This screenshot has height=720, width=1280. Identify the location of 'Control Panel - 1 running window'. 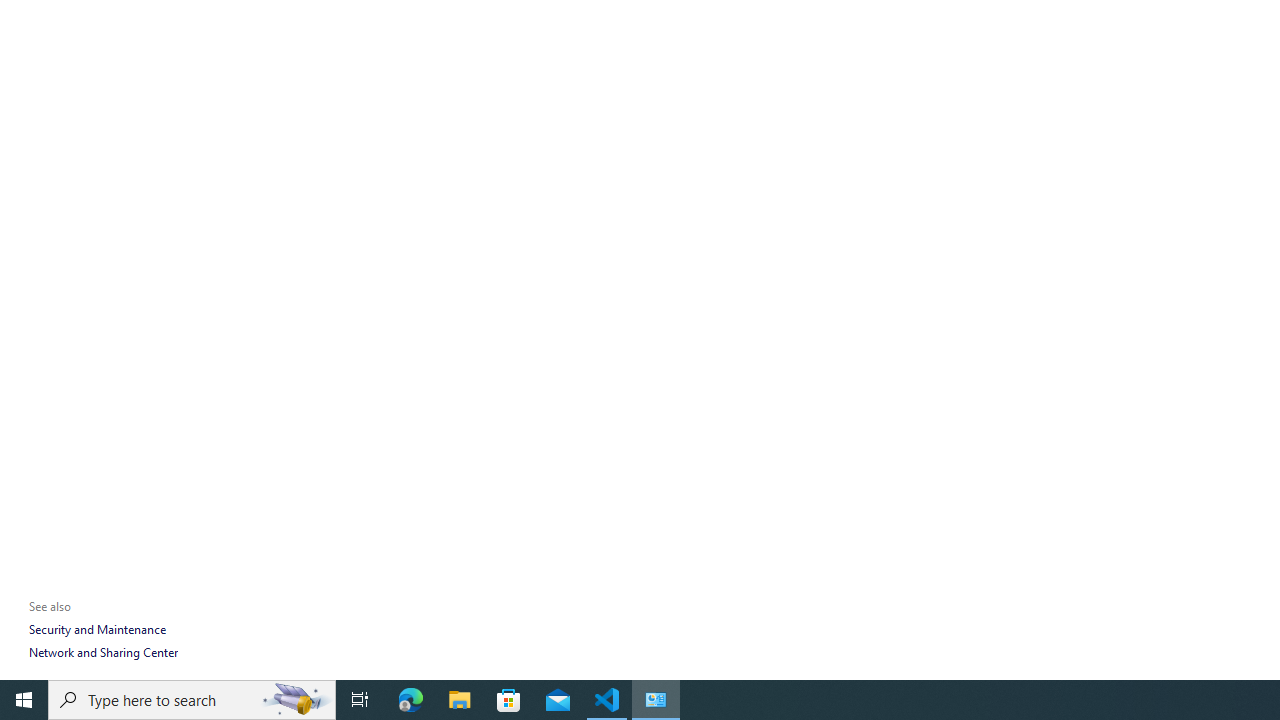
(656, 698).